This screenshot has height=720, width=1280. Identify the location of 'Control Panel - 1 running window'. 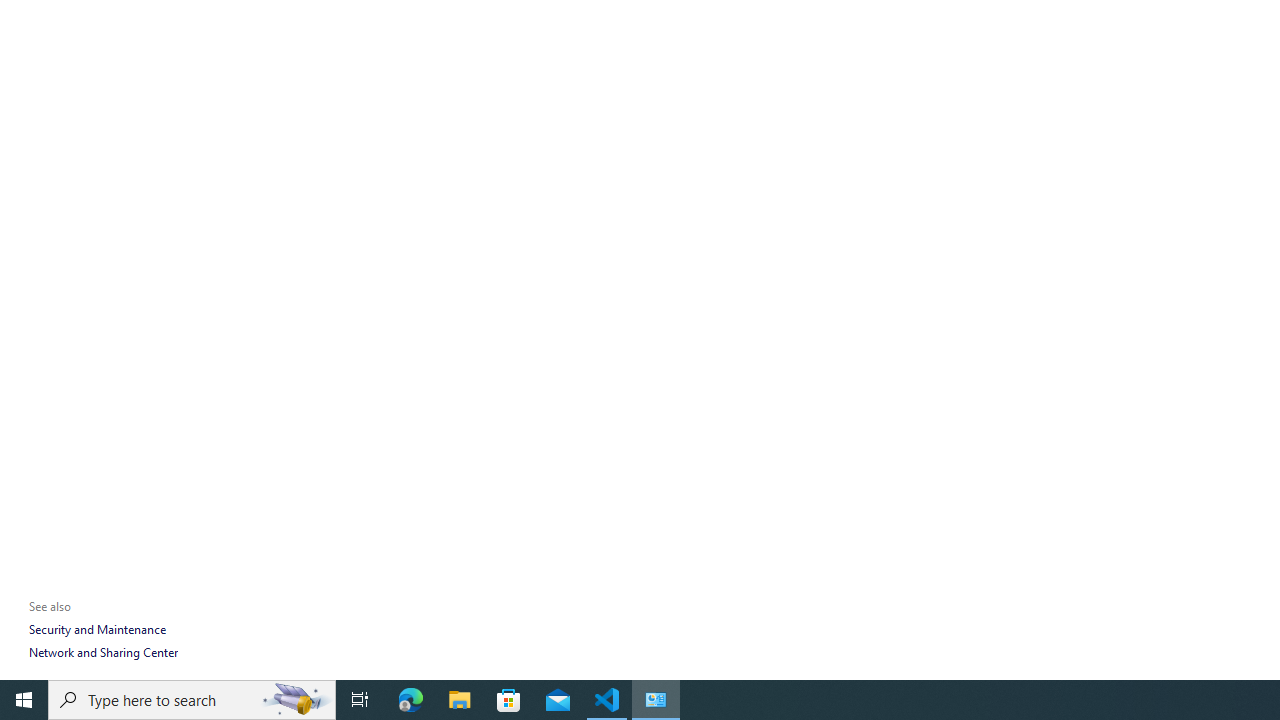
(656, 698).